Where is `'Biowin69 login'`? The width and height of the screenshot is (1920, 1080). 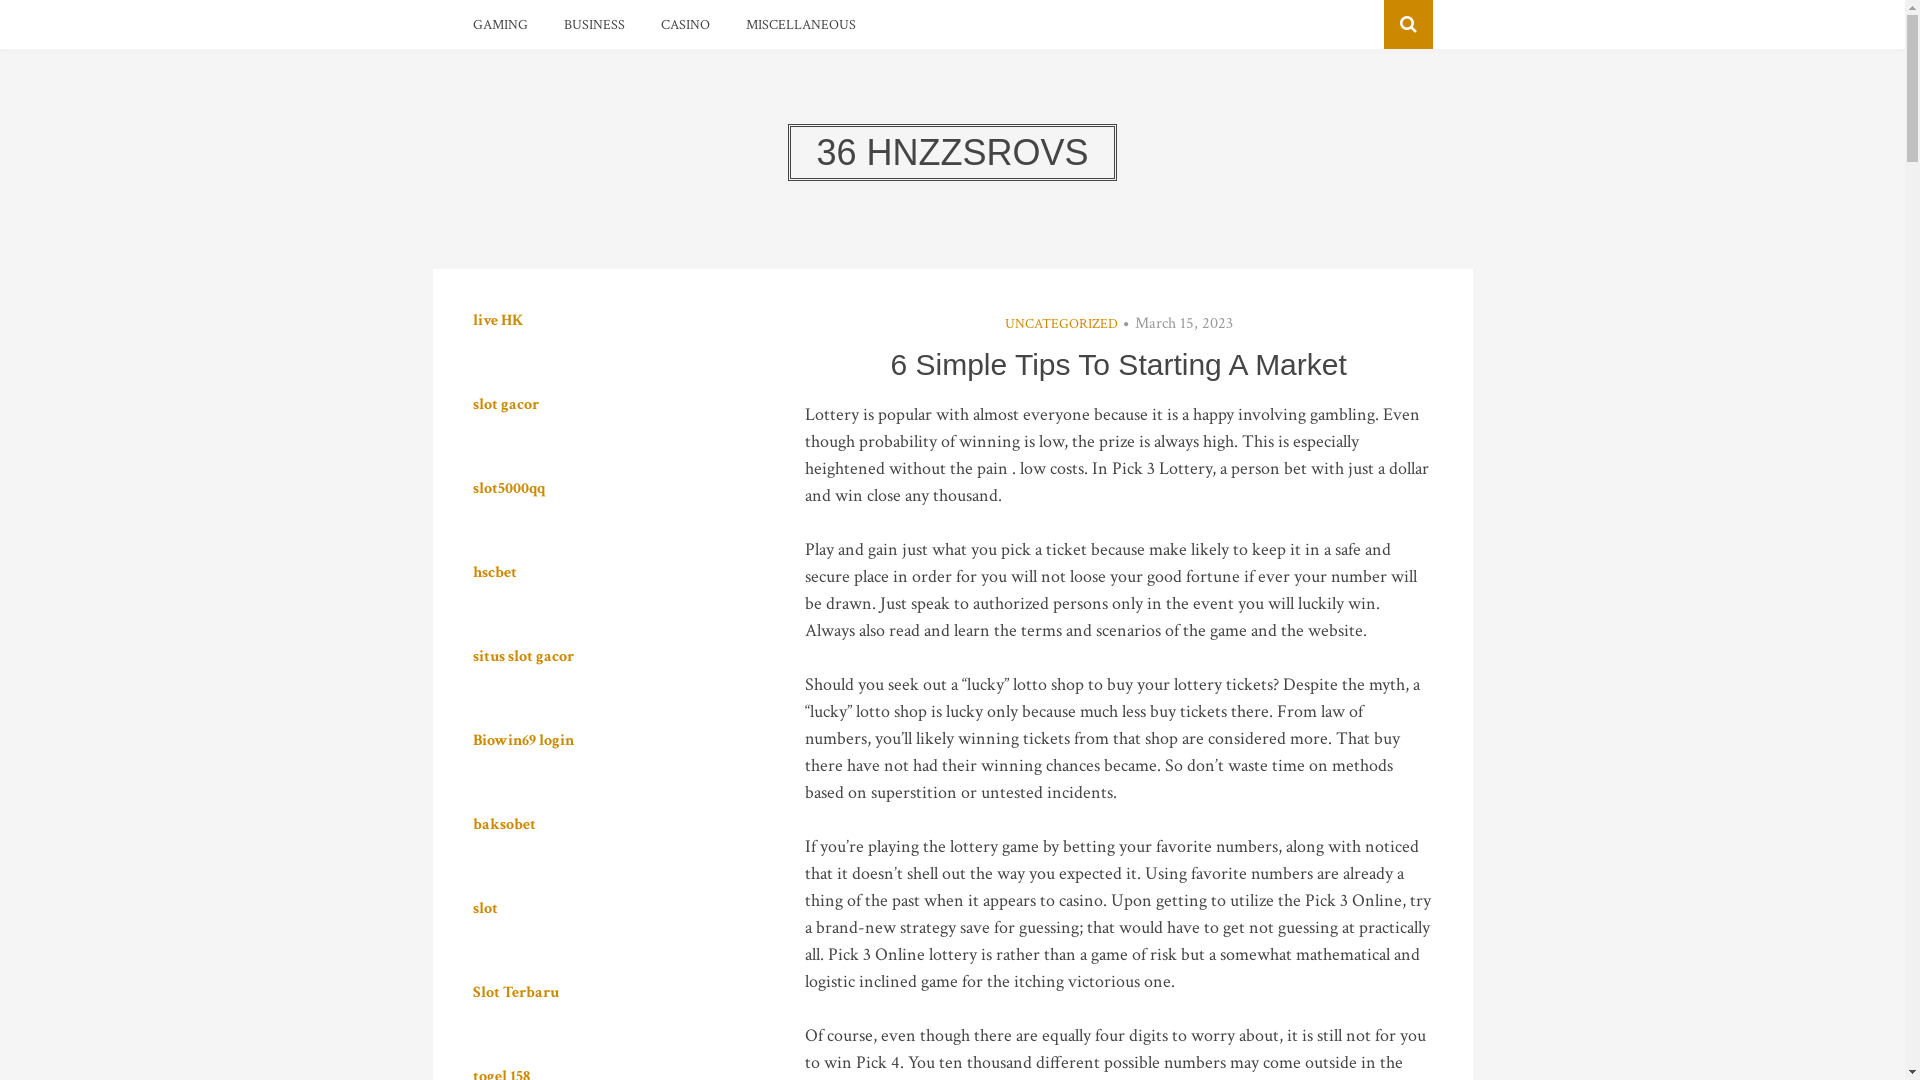 'Biowin69 login' is located at coordinates (522, 740).